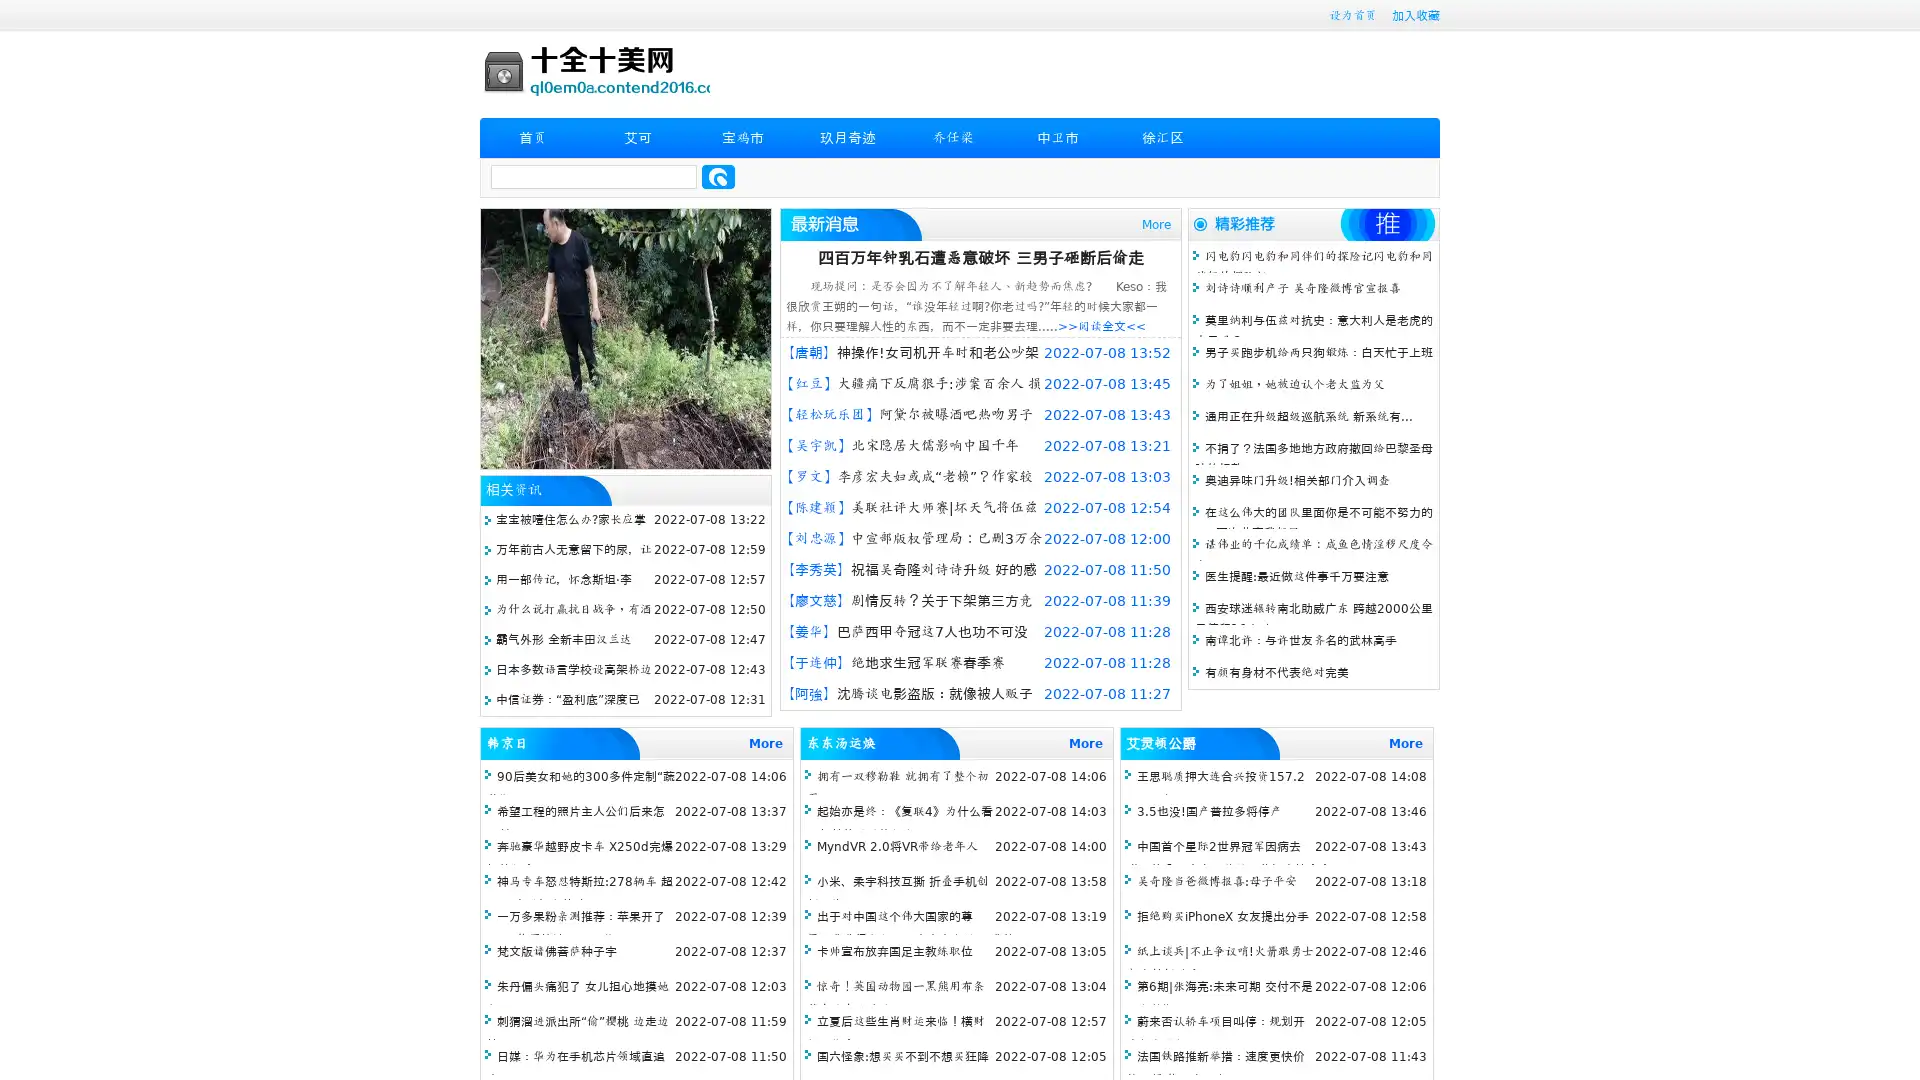 Image resolution: width=1920 pixels, height=1080 pixels. What do you see at coordinates (718, 176) in the screenshot?
I see `Search` at bounding box center [718, 176].